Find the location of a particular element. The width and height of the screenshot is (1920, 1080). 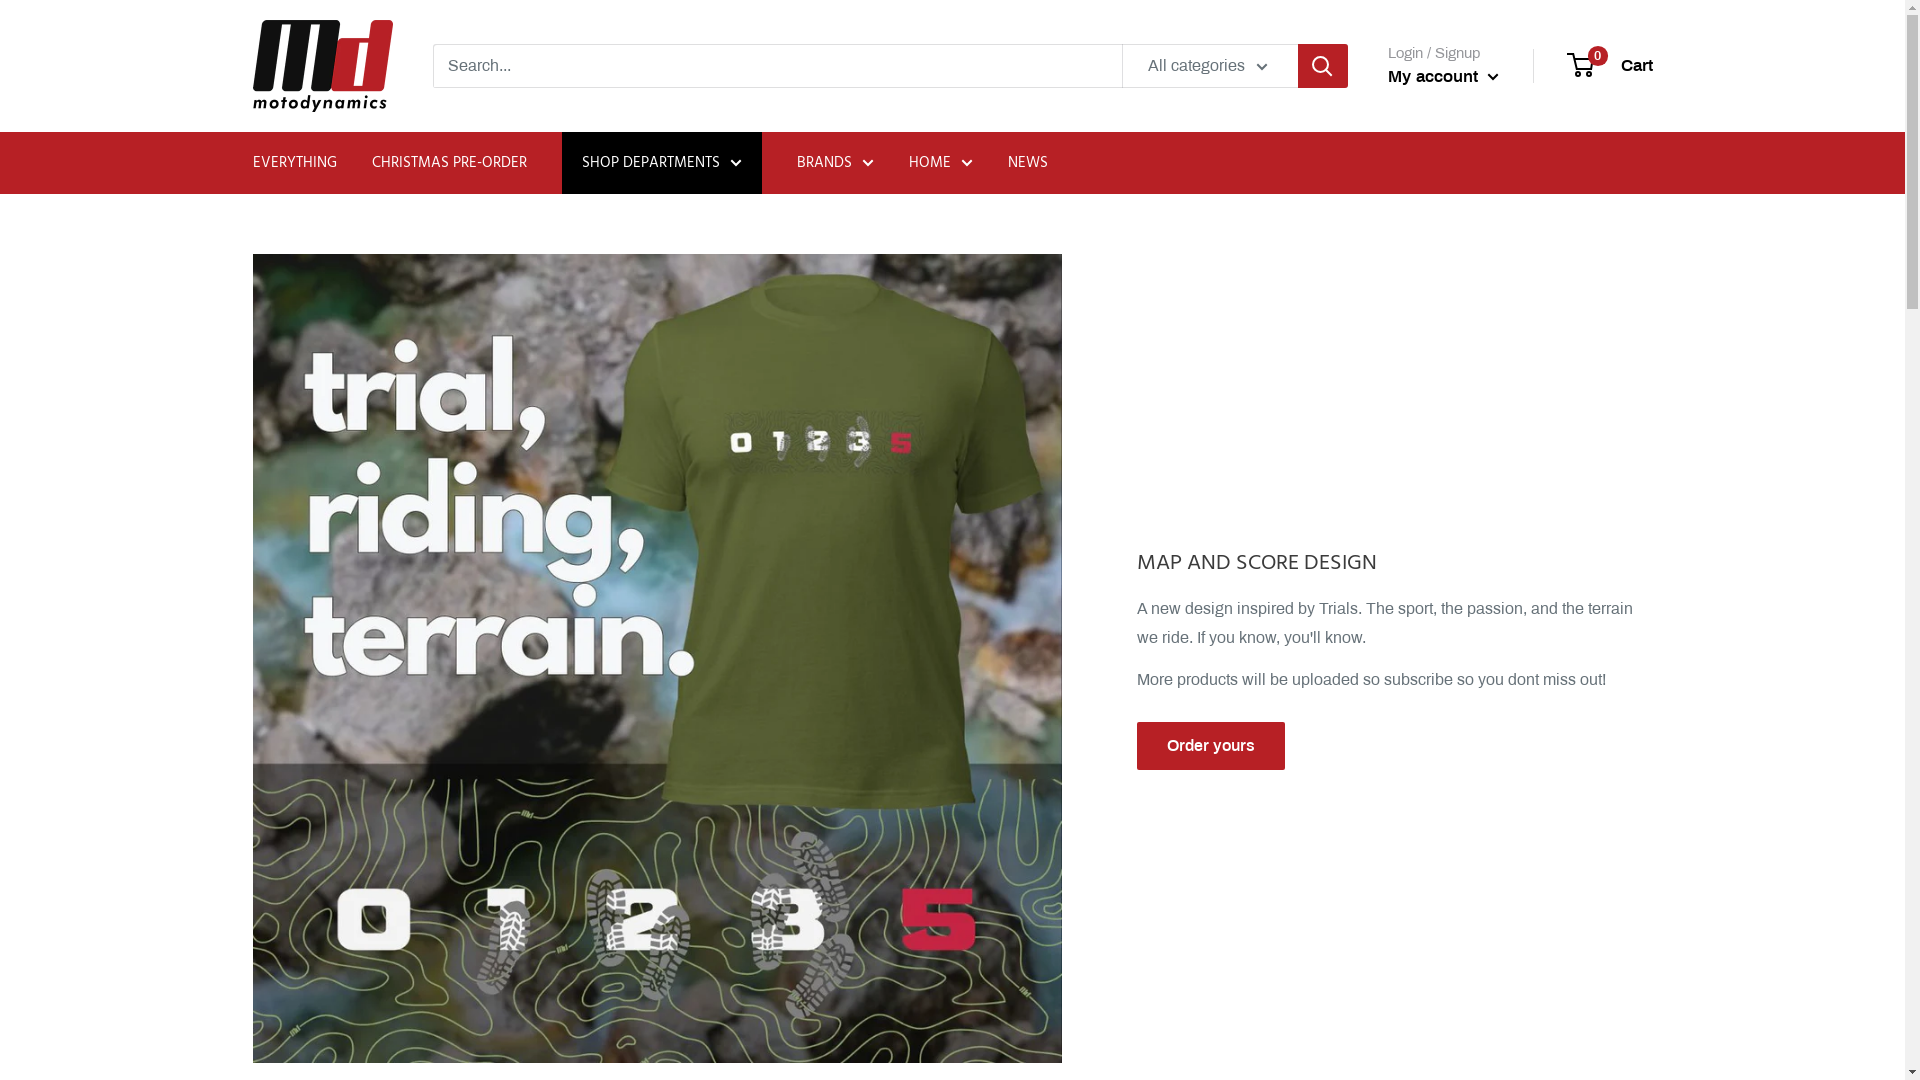

'My account' is located at coordinates (1443, 76).